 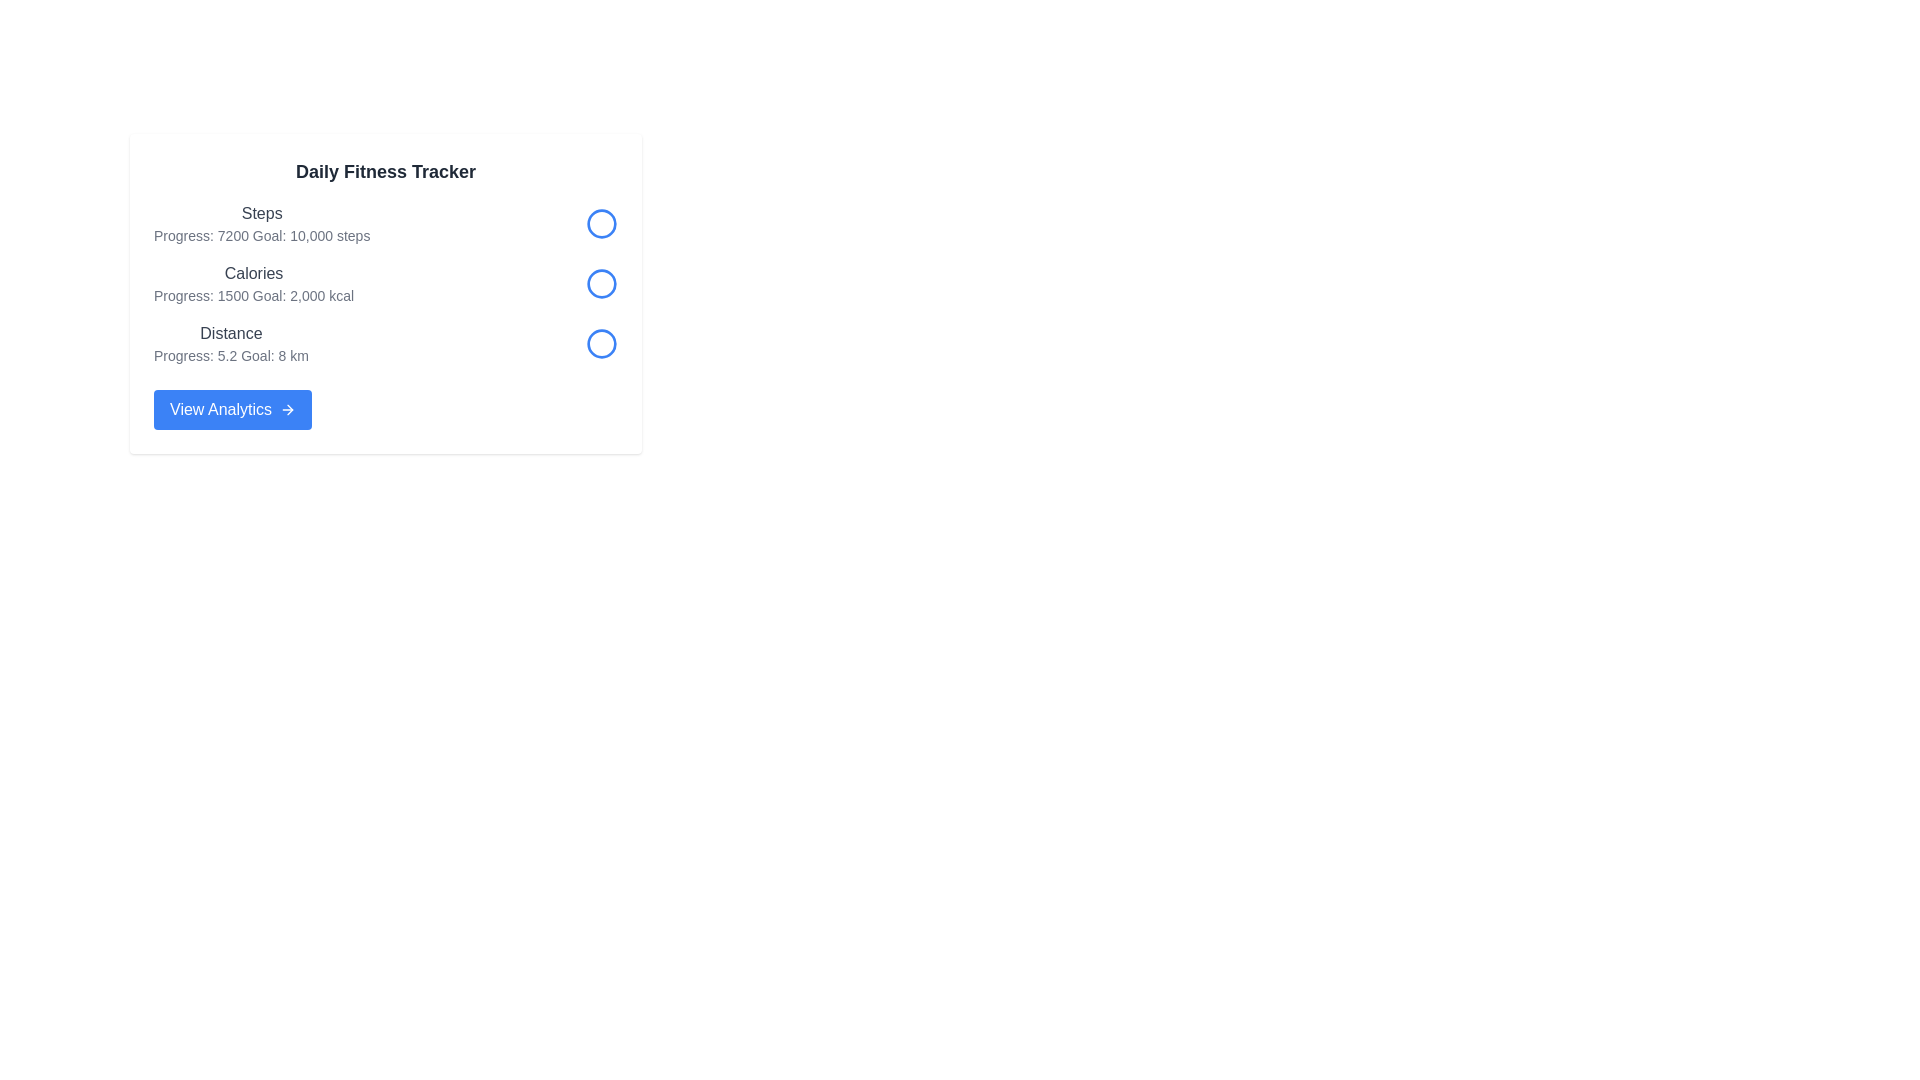 I want to click on calorie tracking information displayed in the second TextBlockWithIcon within the 'Daily Fitness Tracker' card, located below the 'Steps' entry and above the 'Distance' entry, so click(x=385, y=284).